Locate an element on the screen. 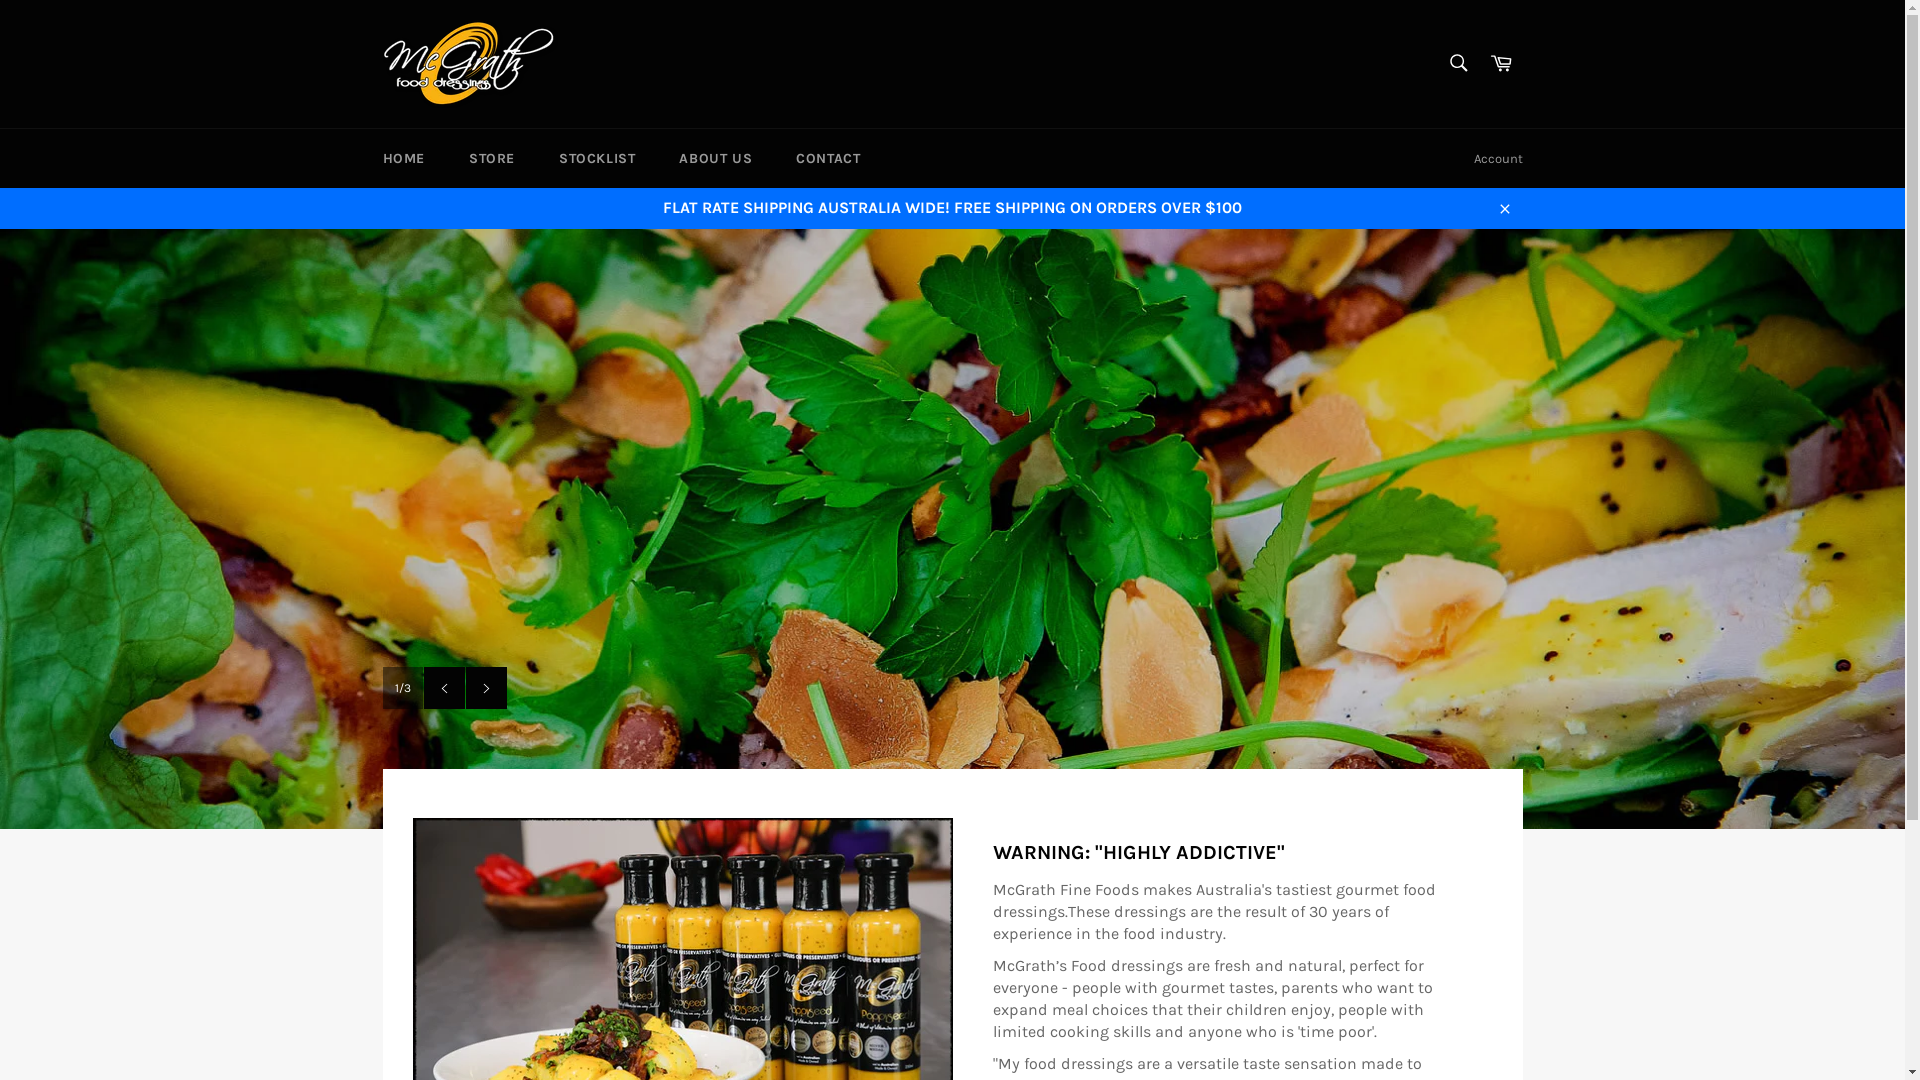 The image size is (1920, 1080). 'Search' is located at coordinates (1457, 61).